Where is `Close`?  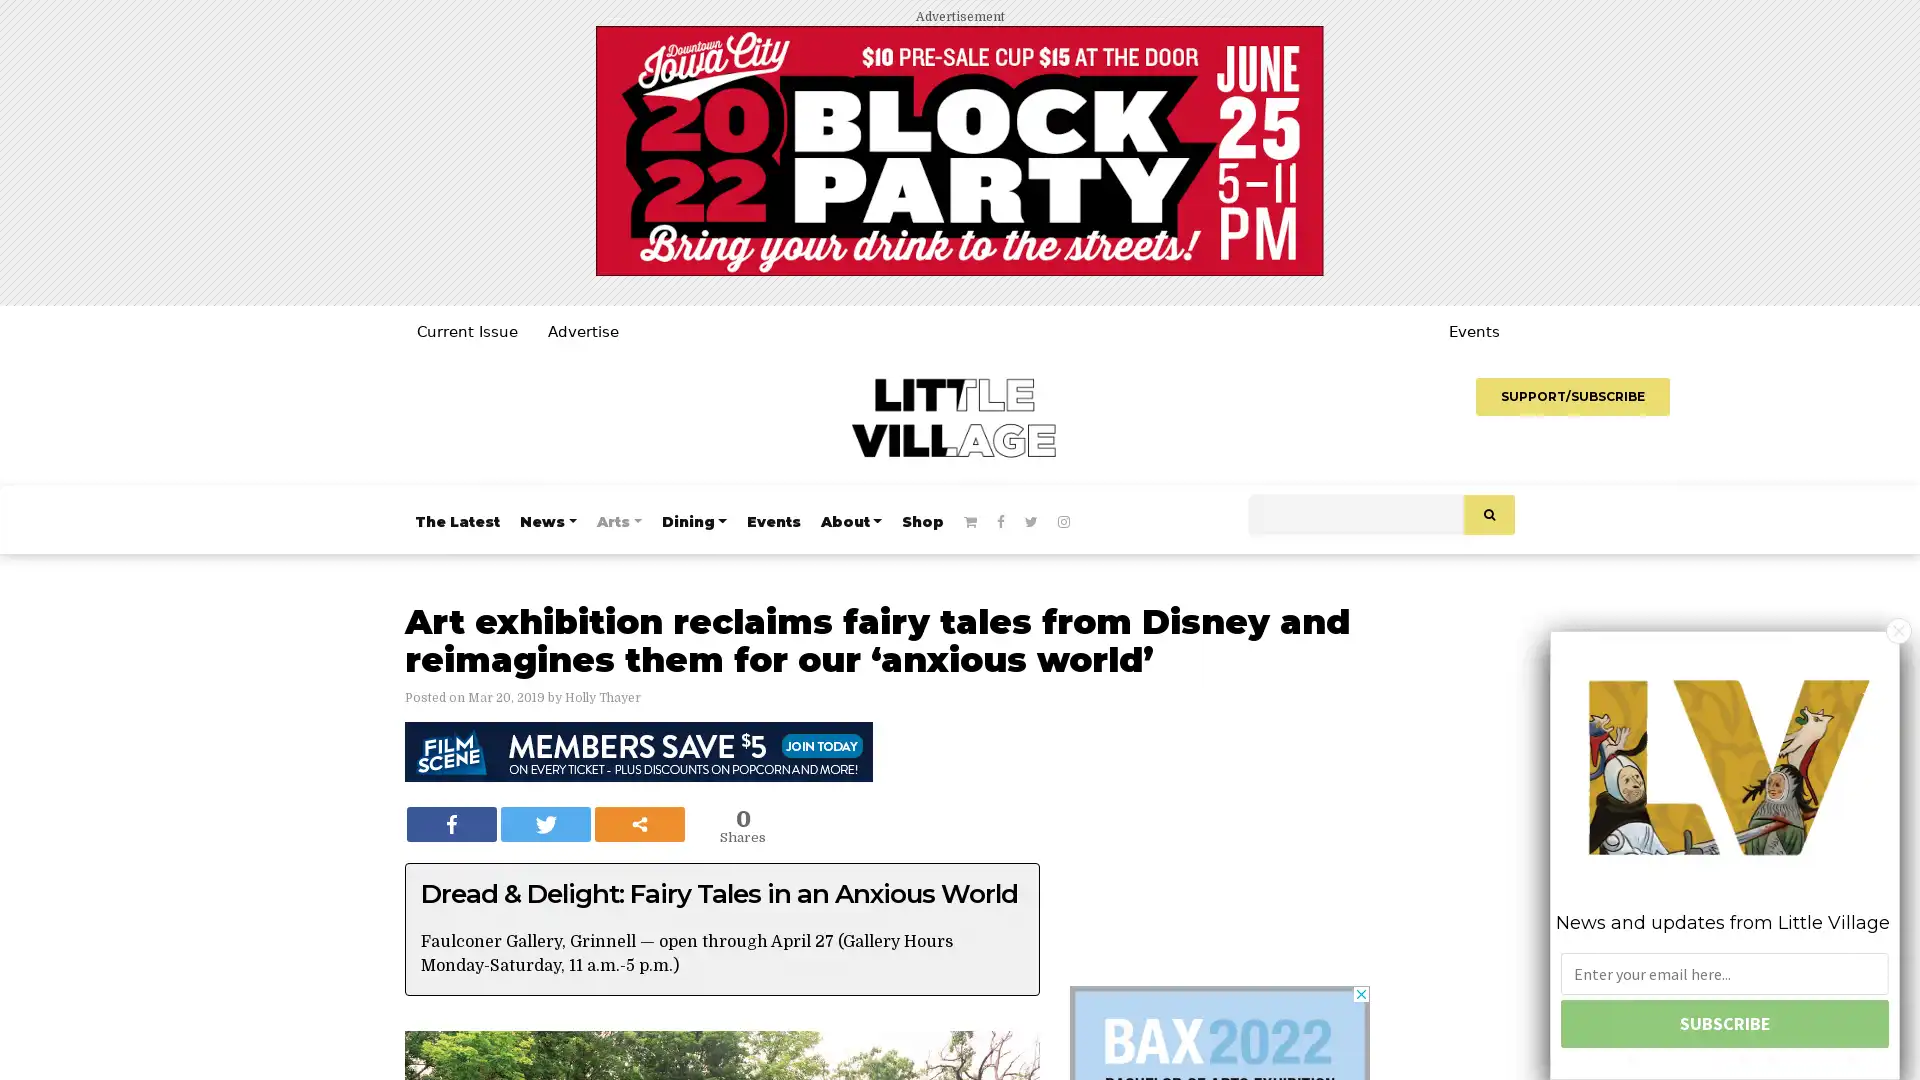 Close is located at coordinates (1898, 628).